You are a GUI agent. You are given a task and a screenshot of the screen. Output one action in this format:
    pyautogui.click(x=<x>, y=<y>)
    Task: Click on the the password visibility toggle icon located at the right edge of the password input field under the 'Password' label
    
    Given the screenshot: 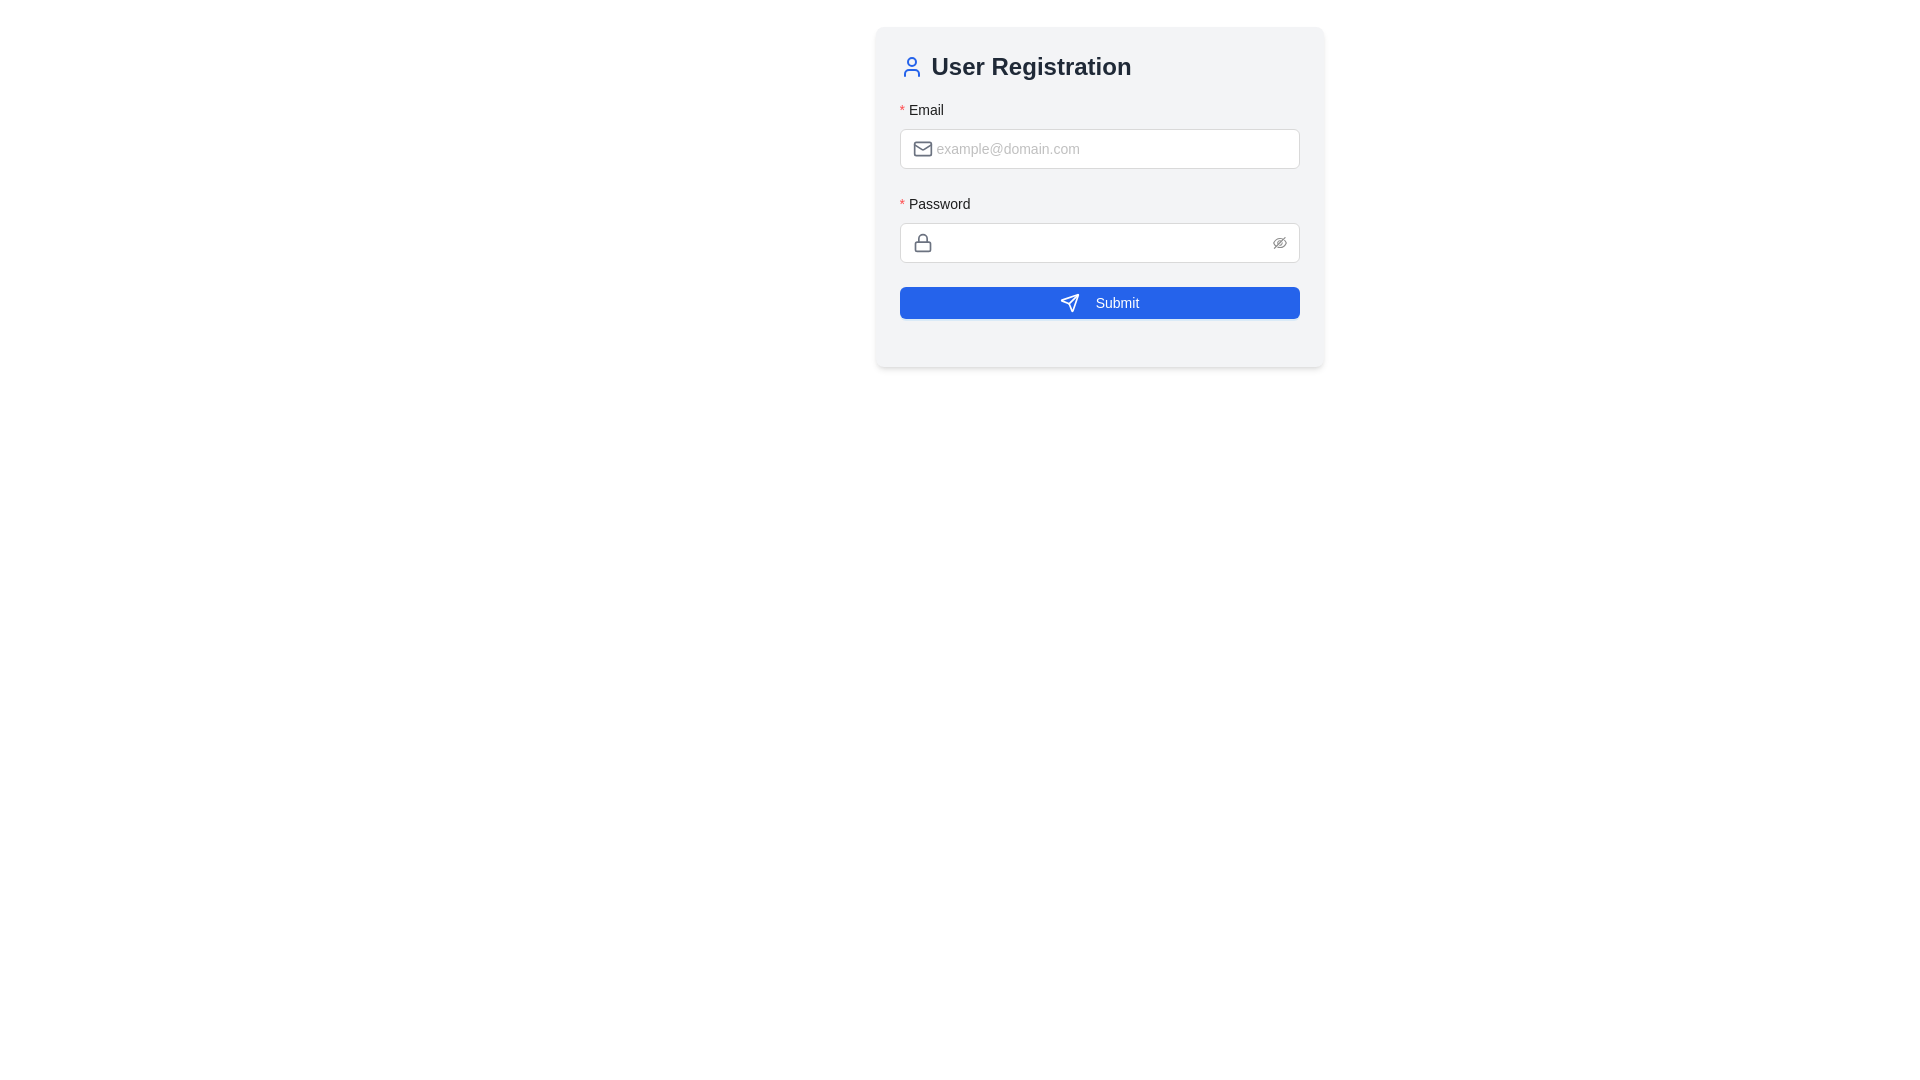 What is the action you would take?
    pyautogui.click(x=1278, y=242)
    